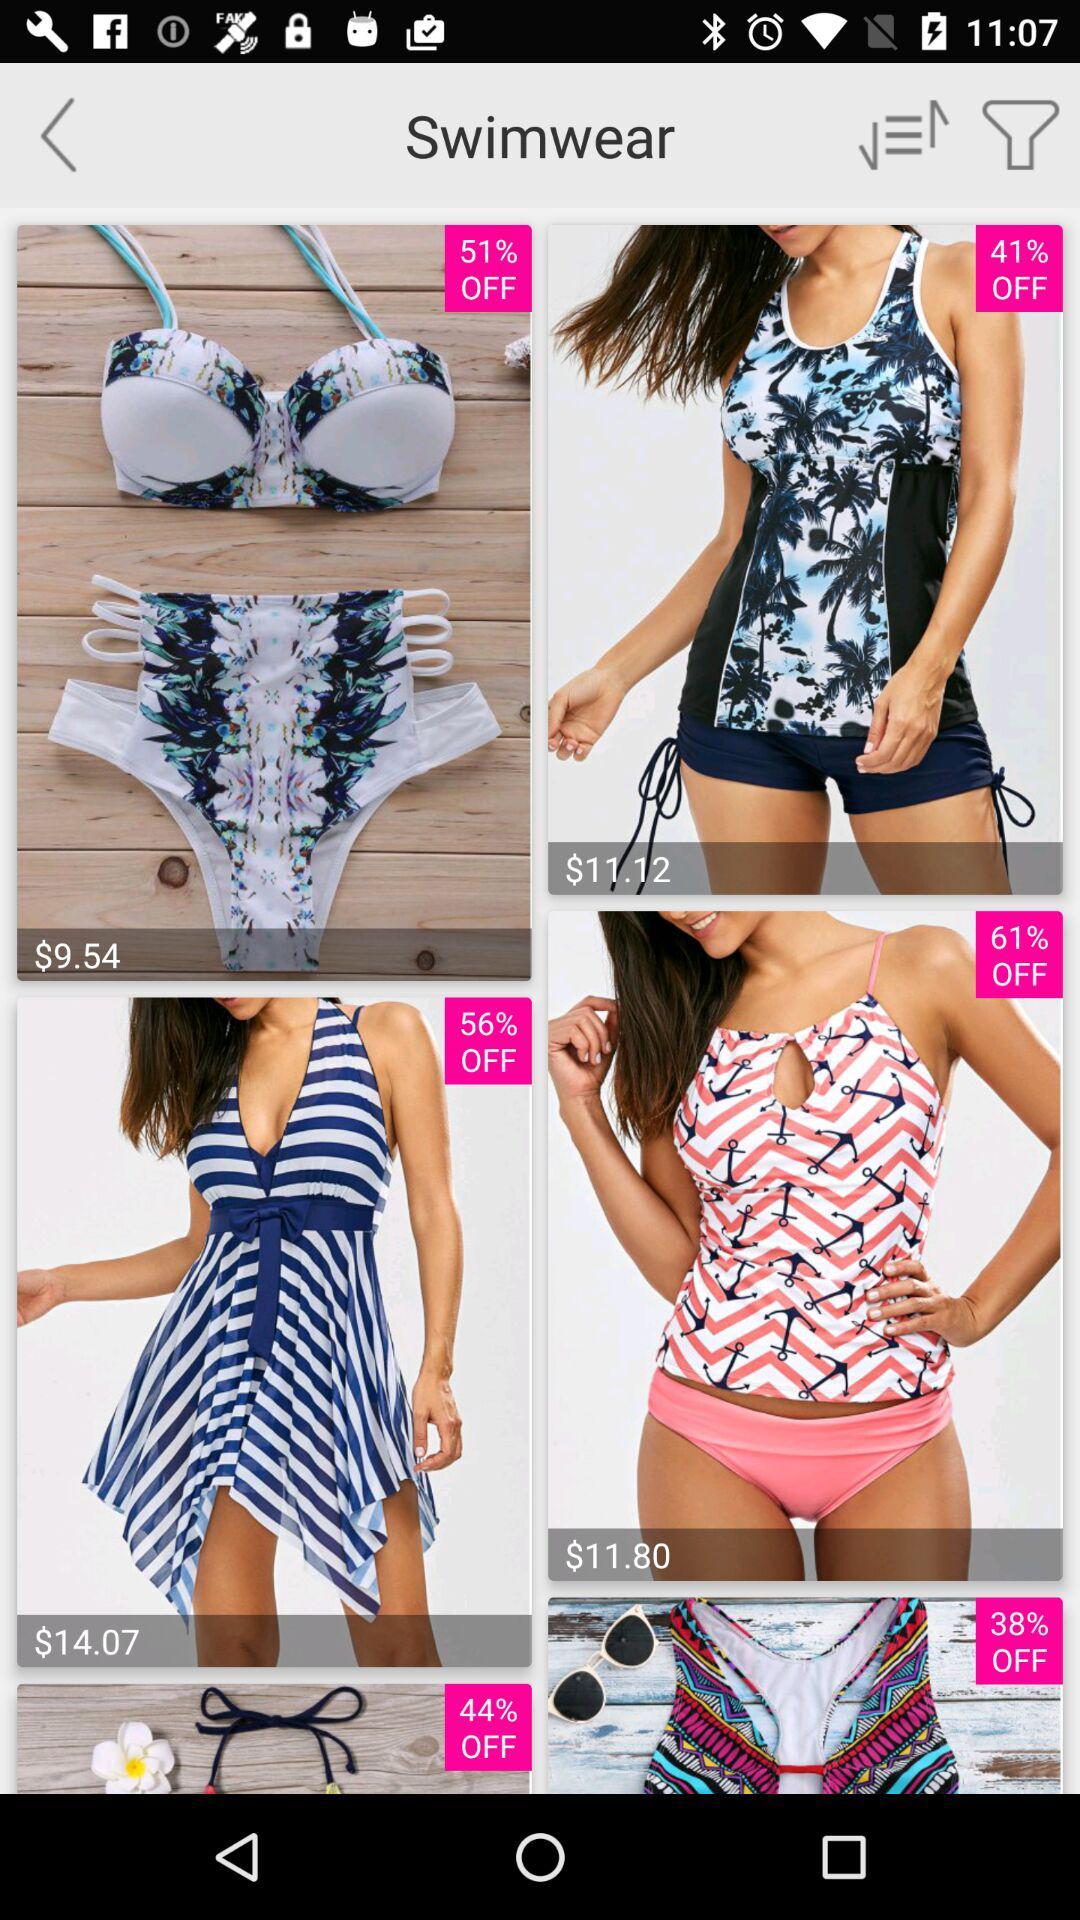  What do you see at coordinates (1021, 133) in the screenshot?
I see `a list of things you have choose to buy` at bounding box center [1021, 133].